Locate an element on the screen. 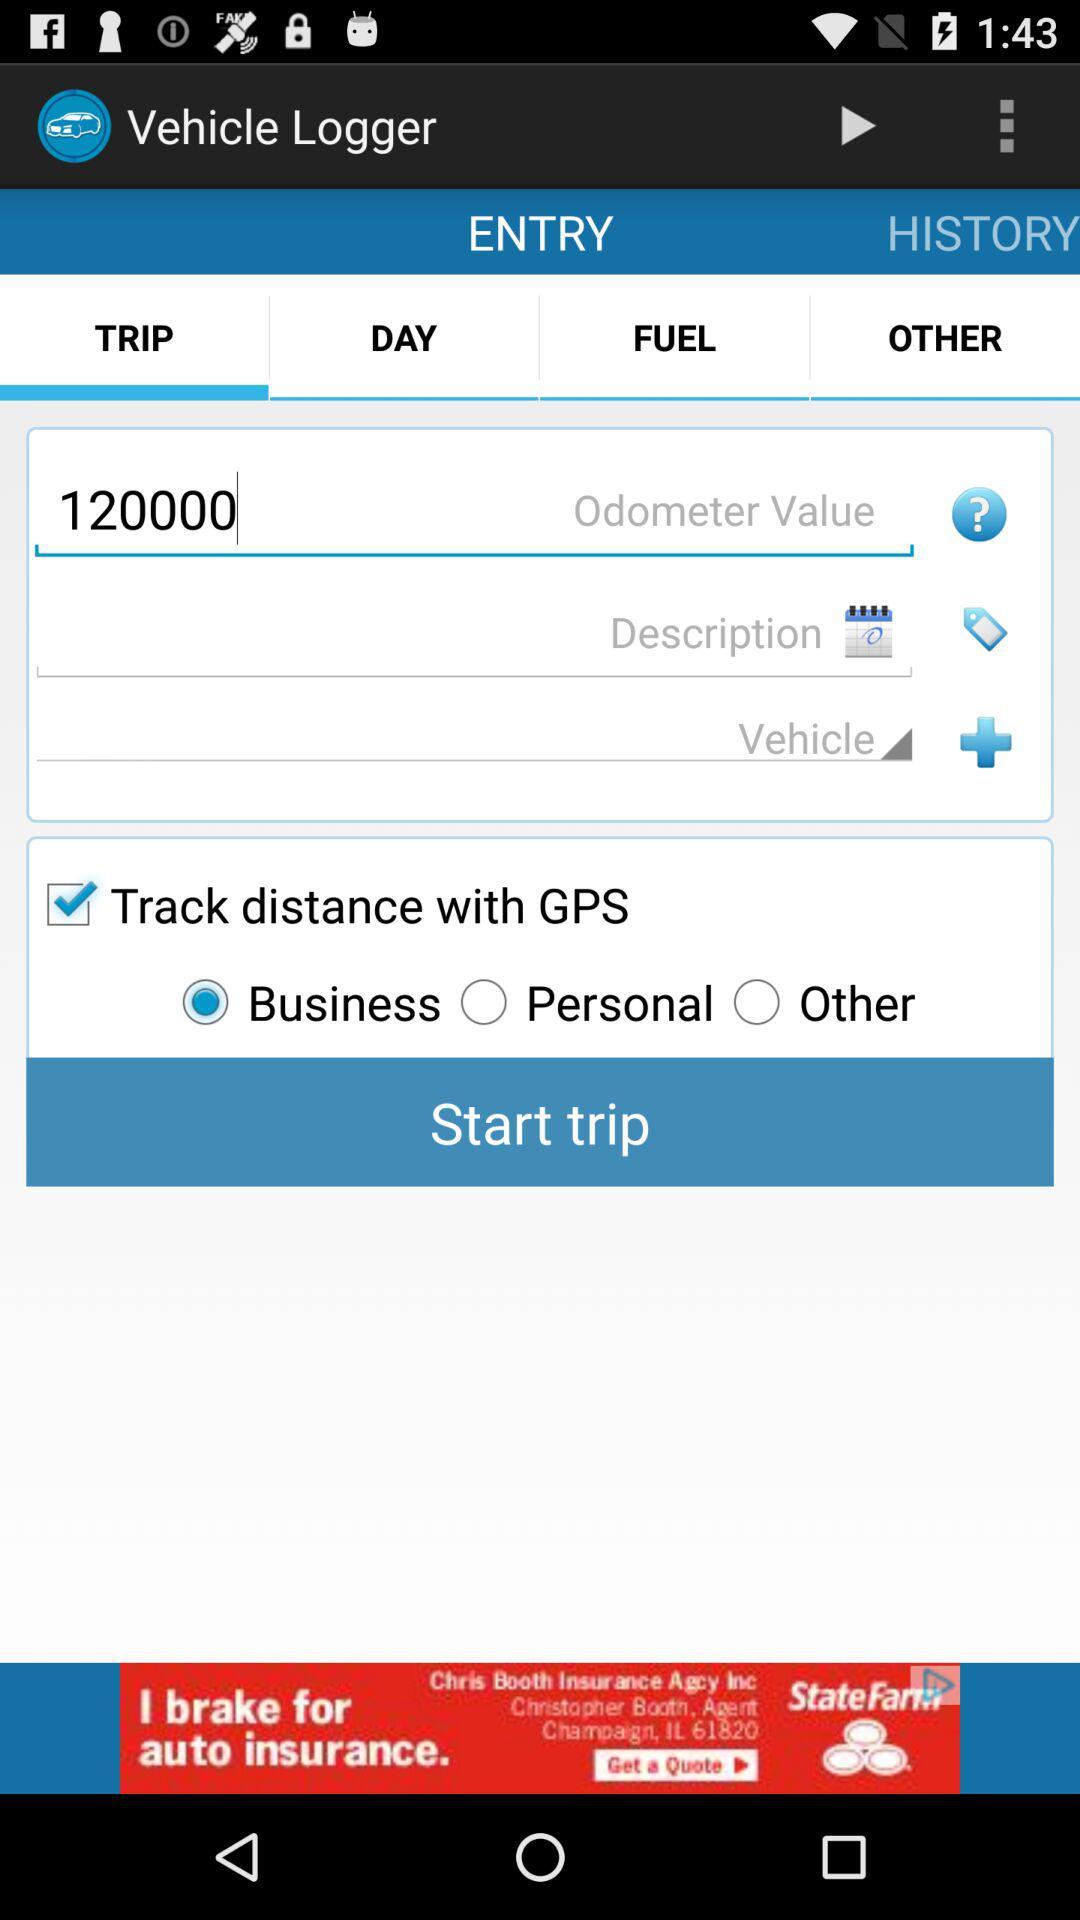  add description of your trip is located at coordinates (474, 630).